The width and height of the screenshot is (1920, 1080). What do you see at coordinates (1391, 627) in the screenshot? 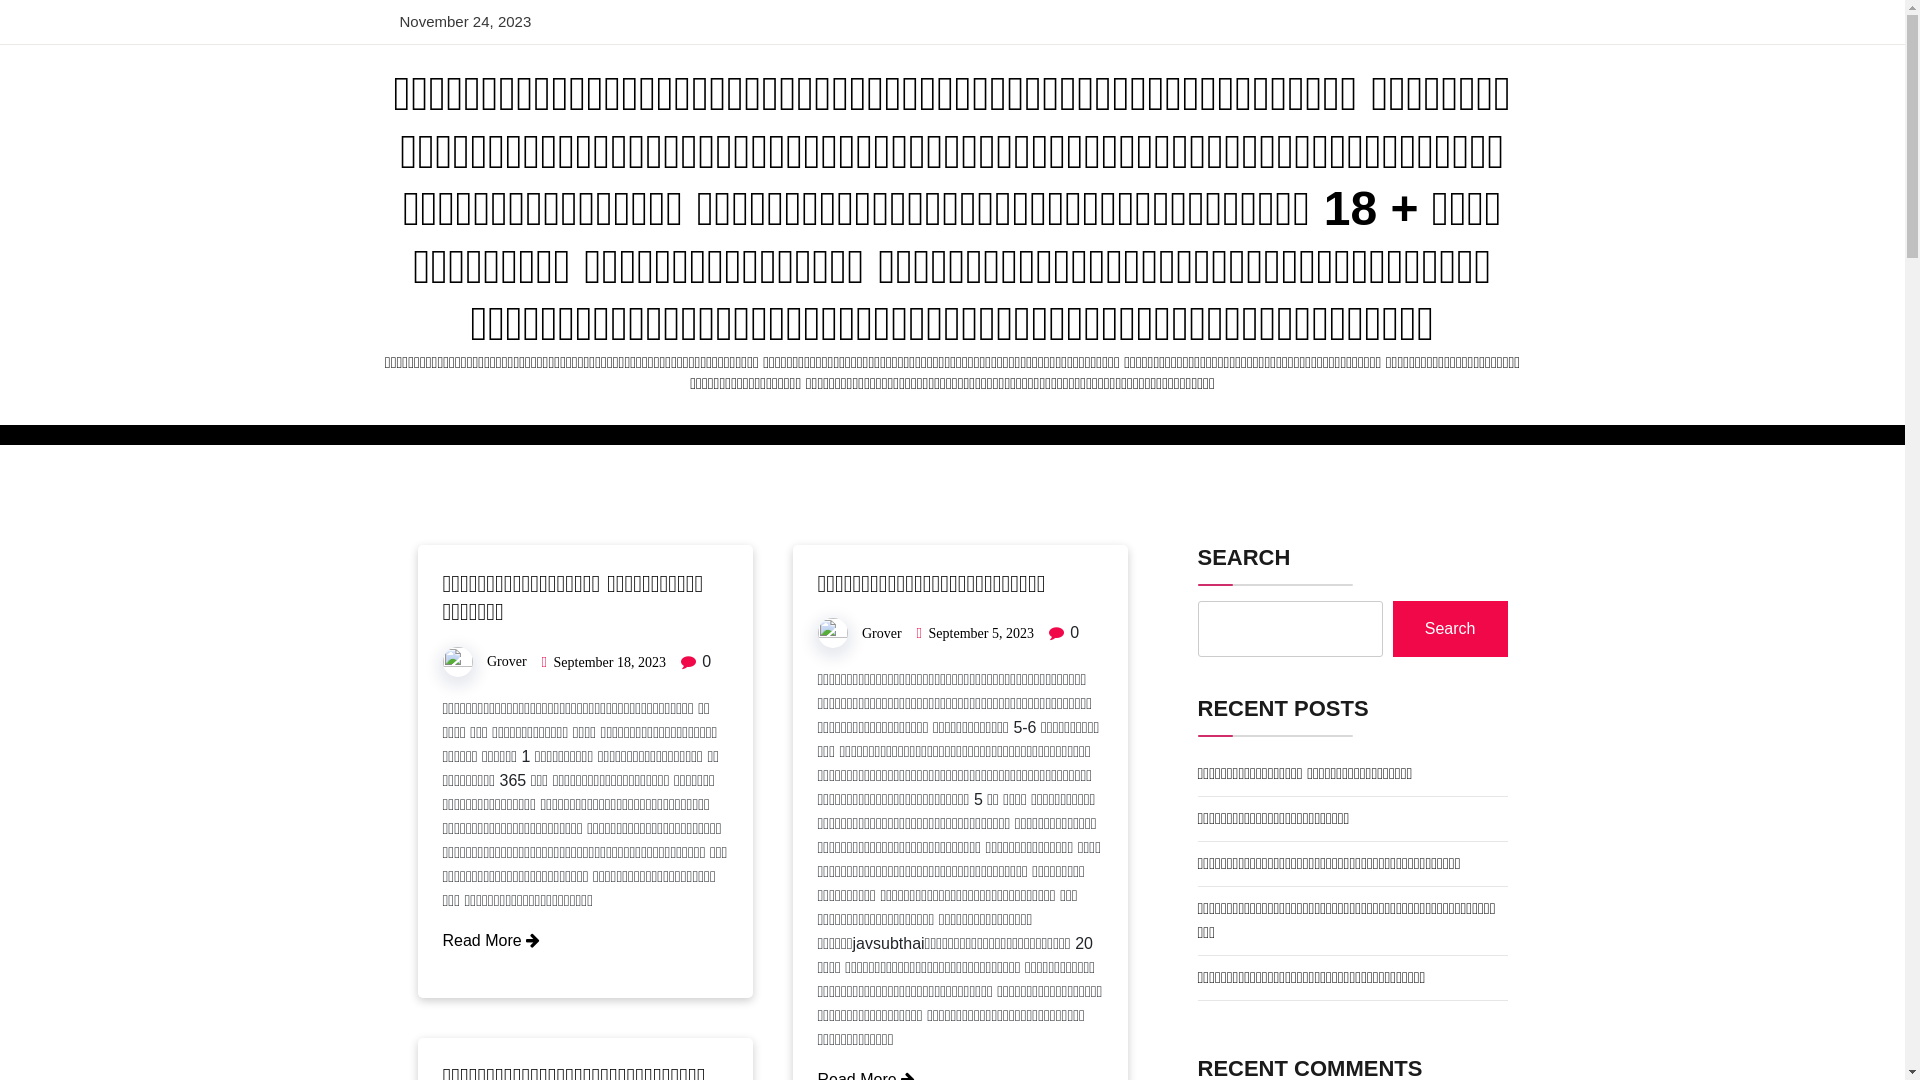
I see `'Search'` at bounding box center [1391, 627].